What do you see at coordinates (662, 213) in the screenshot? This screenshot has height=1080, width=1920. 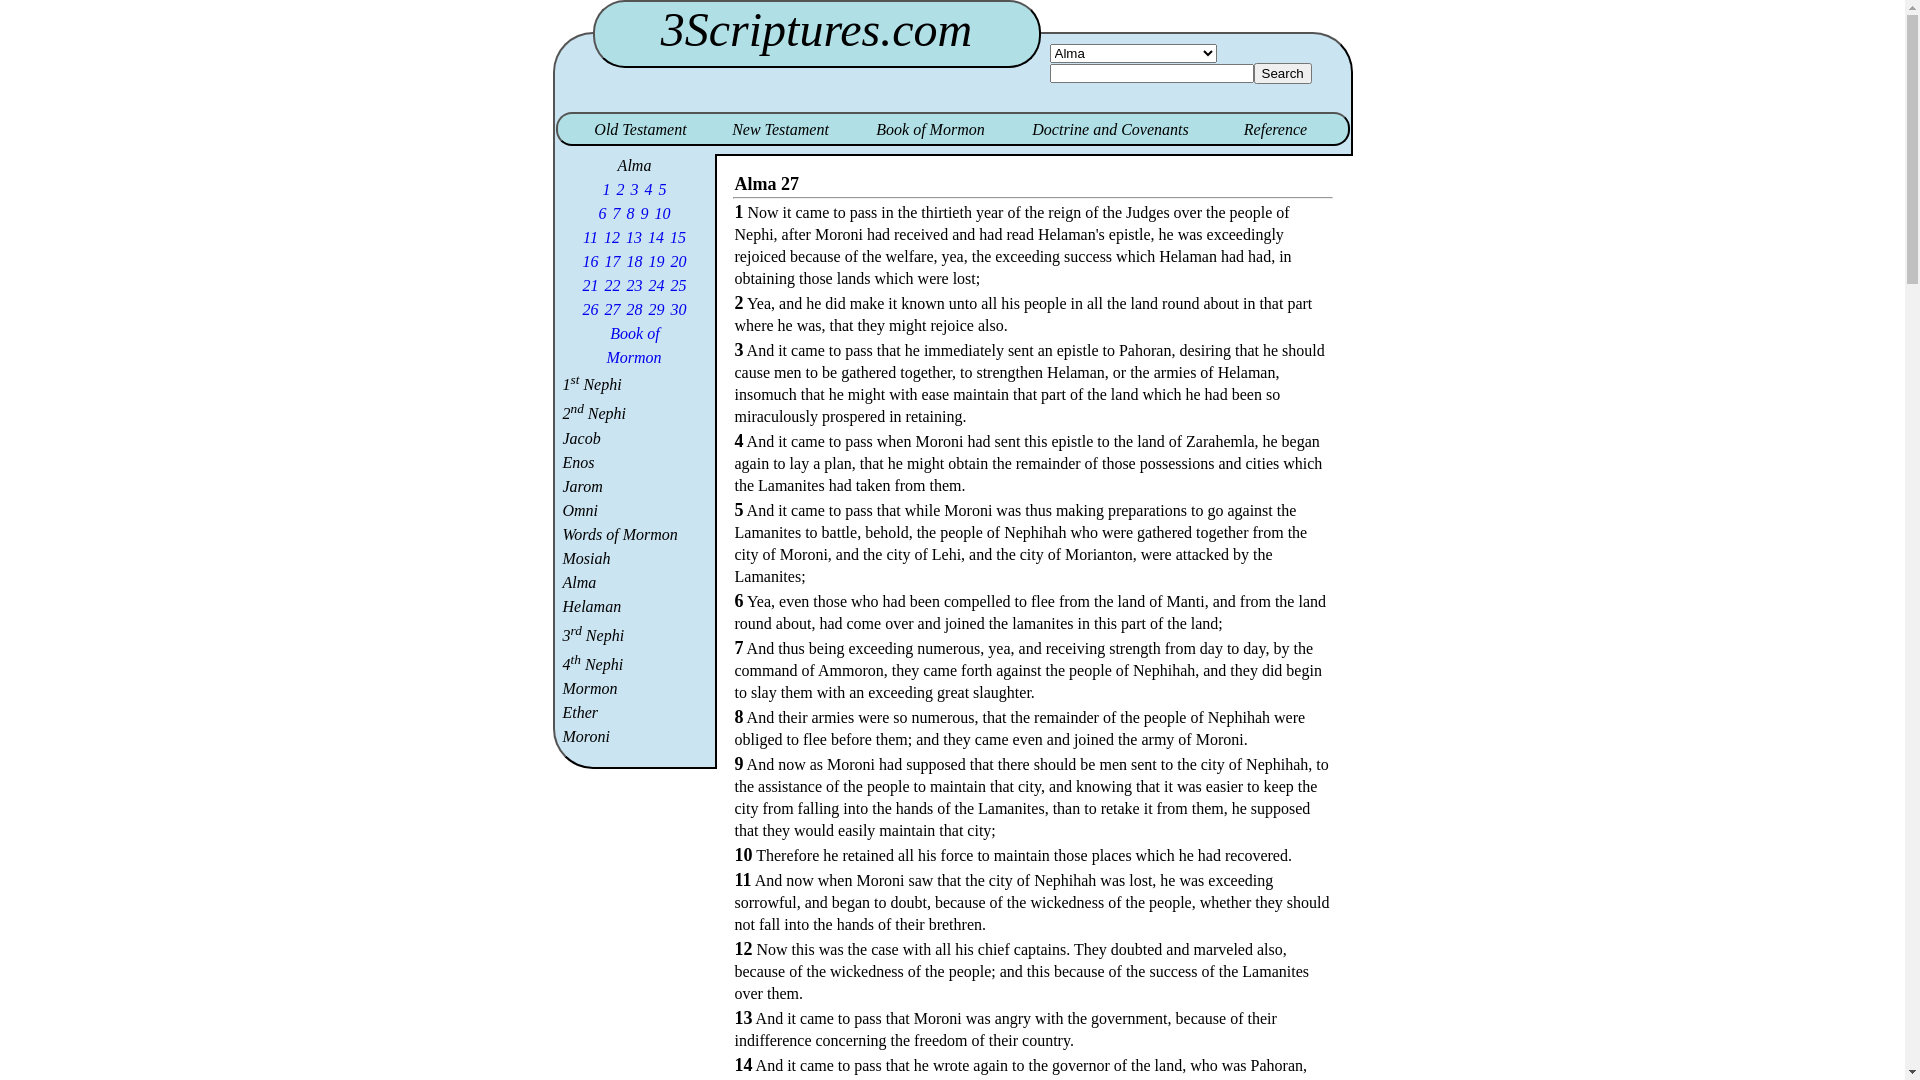 I see `'10'` at bounding box center [662, 213].